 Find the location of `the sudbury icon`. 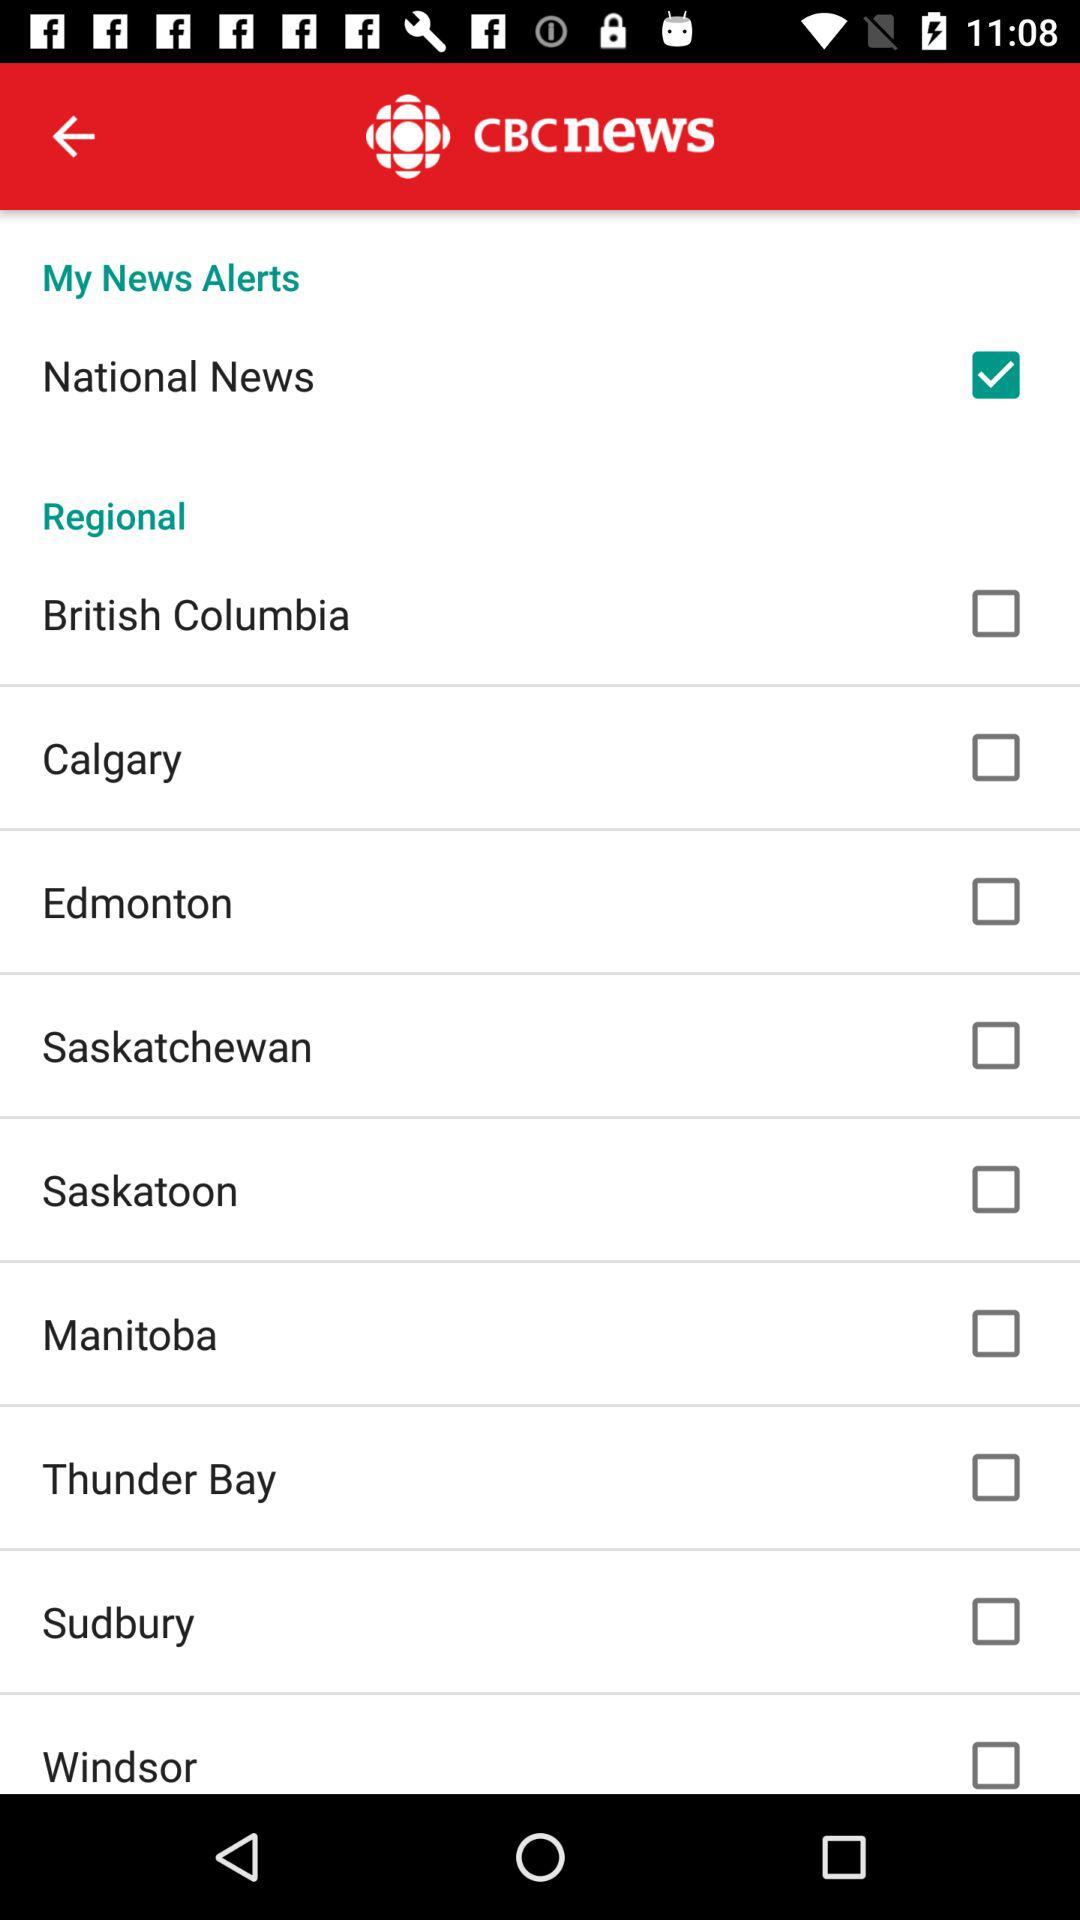

the sudbury icon is located at coordinates (118, 1621).